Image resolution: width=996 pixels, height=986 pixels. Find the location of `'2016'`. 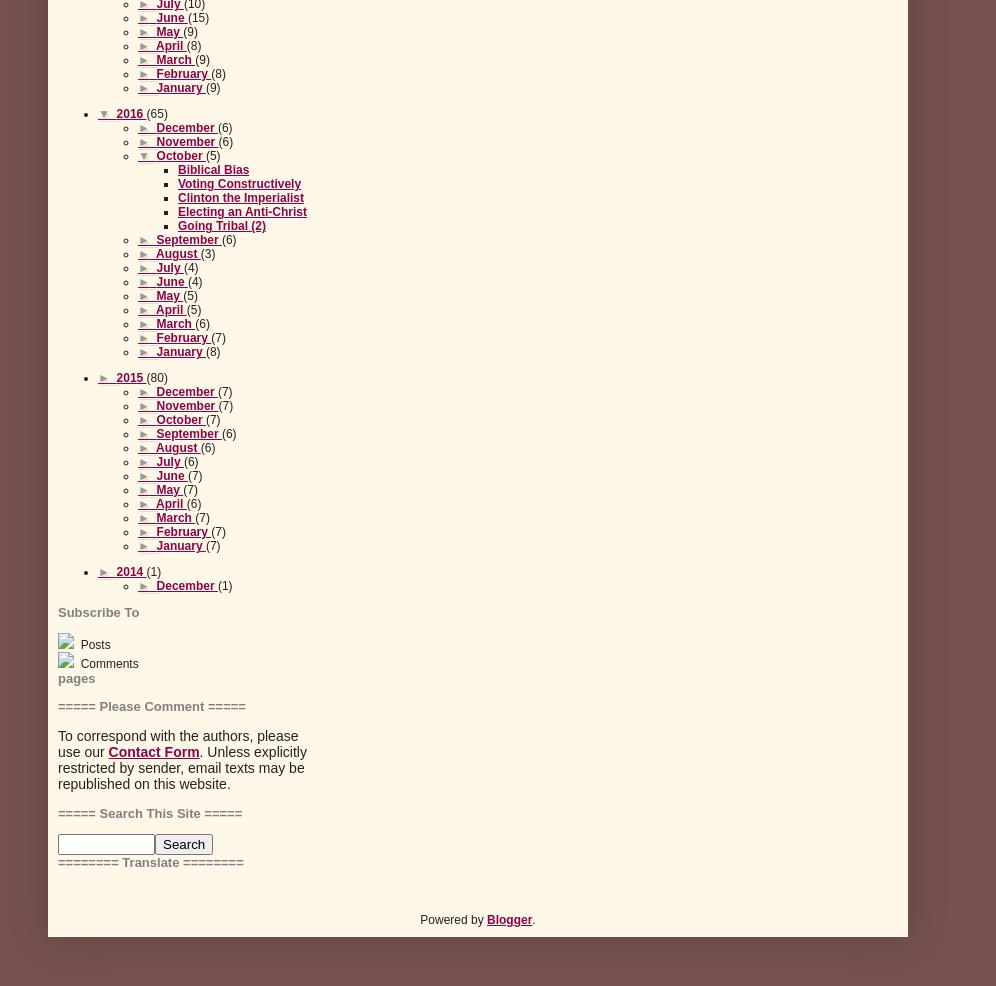

'2016' is located at coordinates (129, 113).